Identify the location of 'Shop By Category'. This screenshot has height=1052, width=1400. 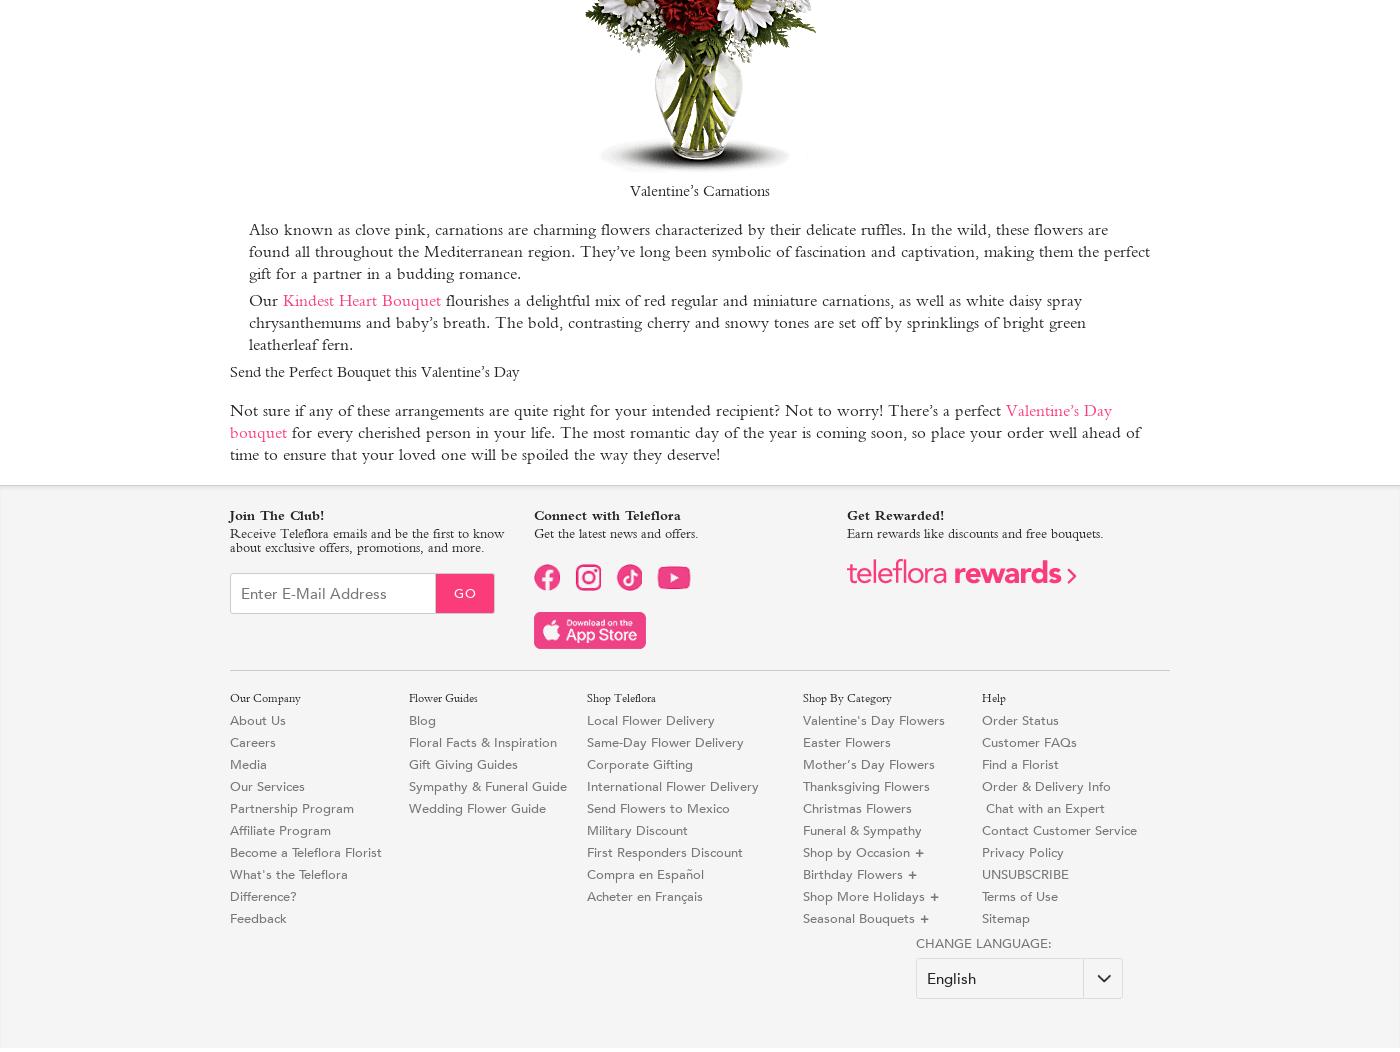
(847, 697).